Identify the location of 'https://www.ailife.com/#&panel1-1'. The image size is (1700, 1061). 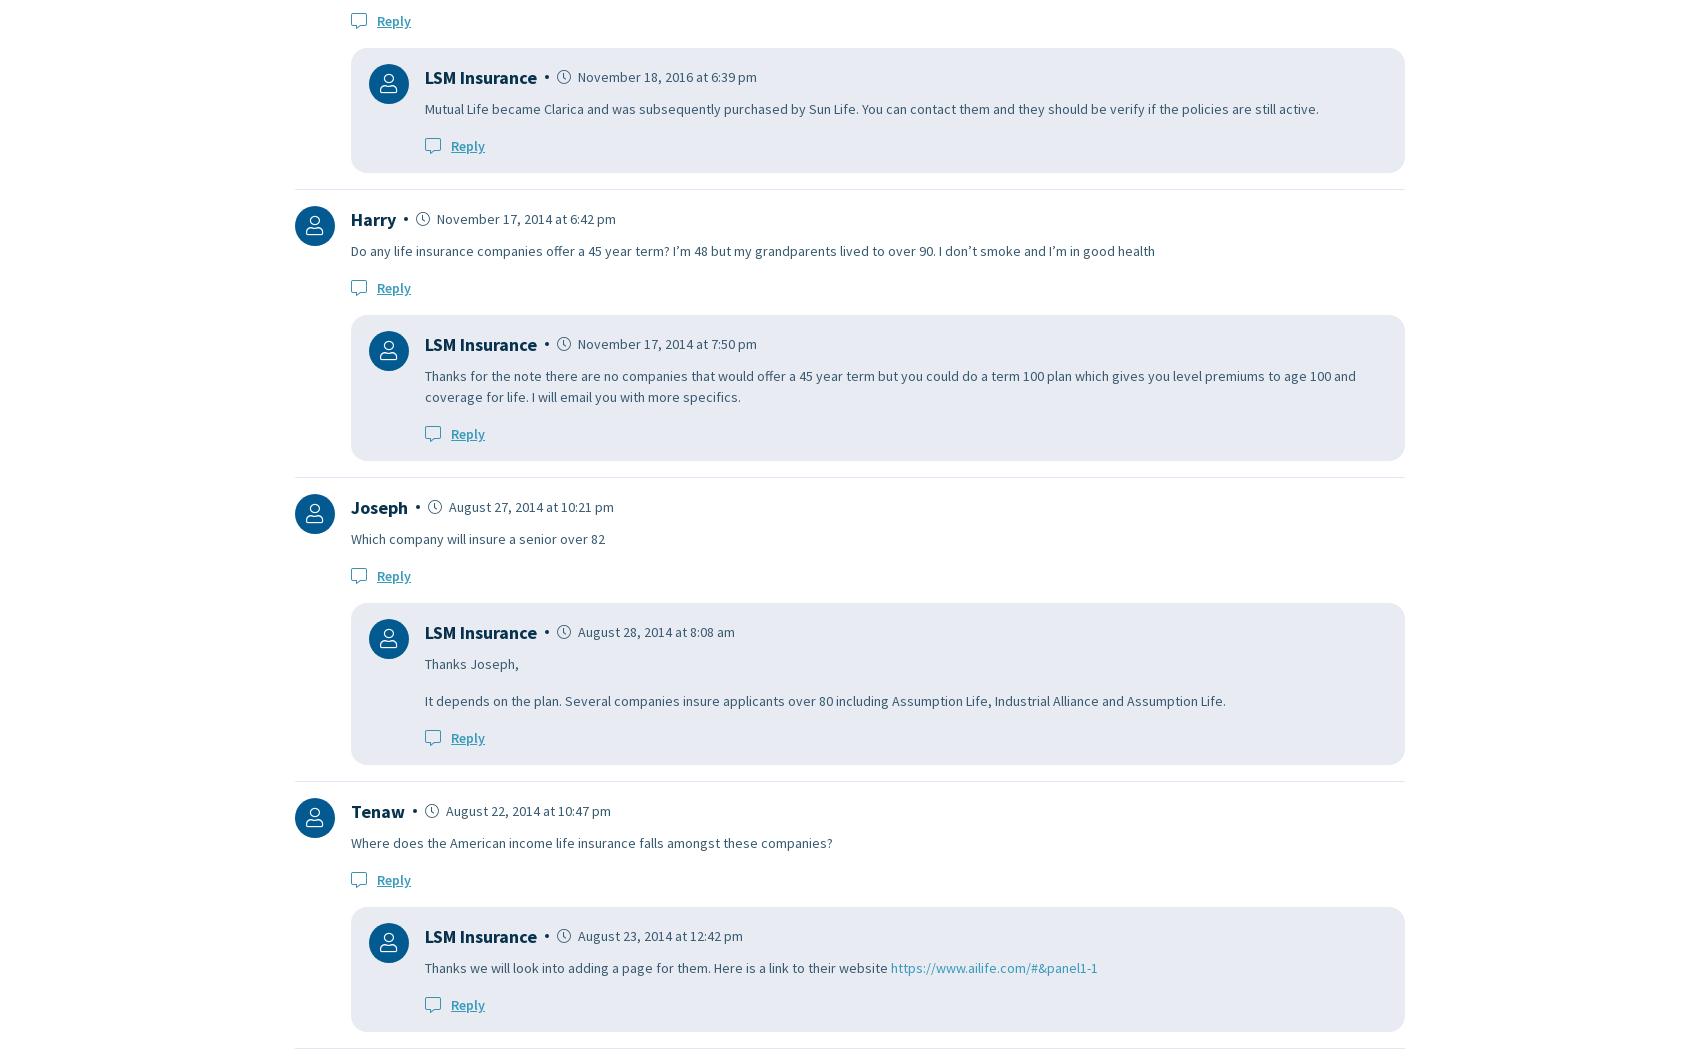
(993, 965).